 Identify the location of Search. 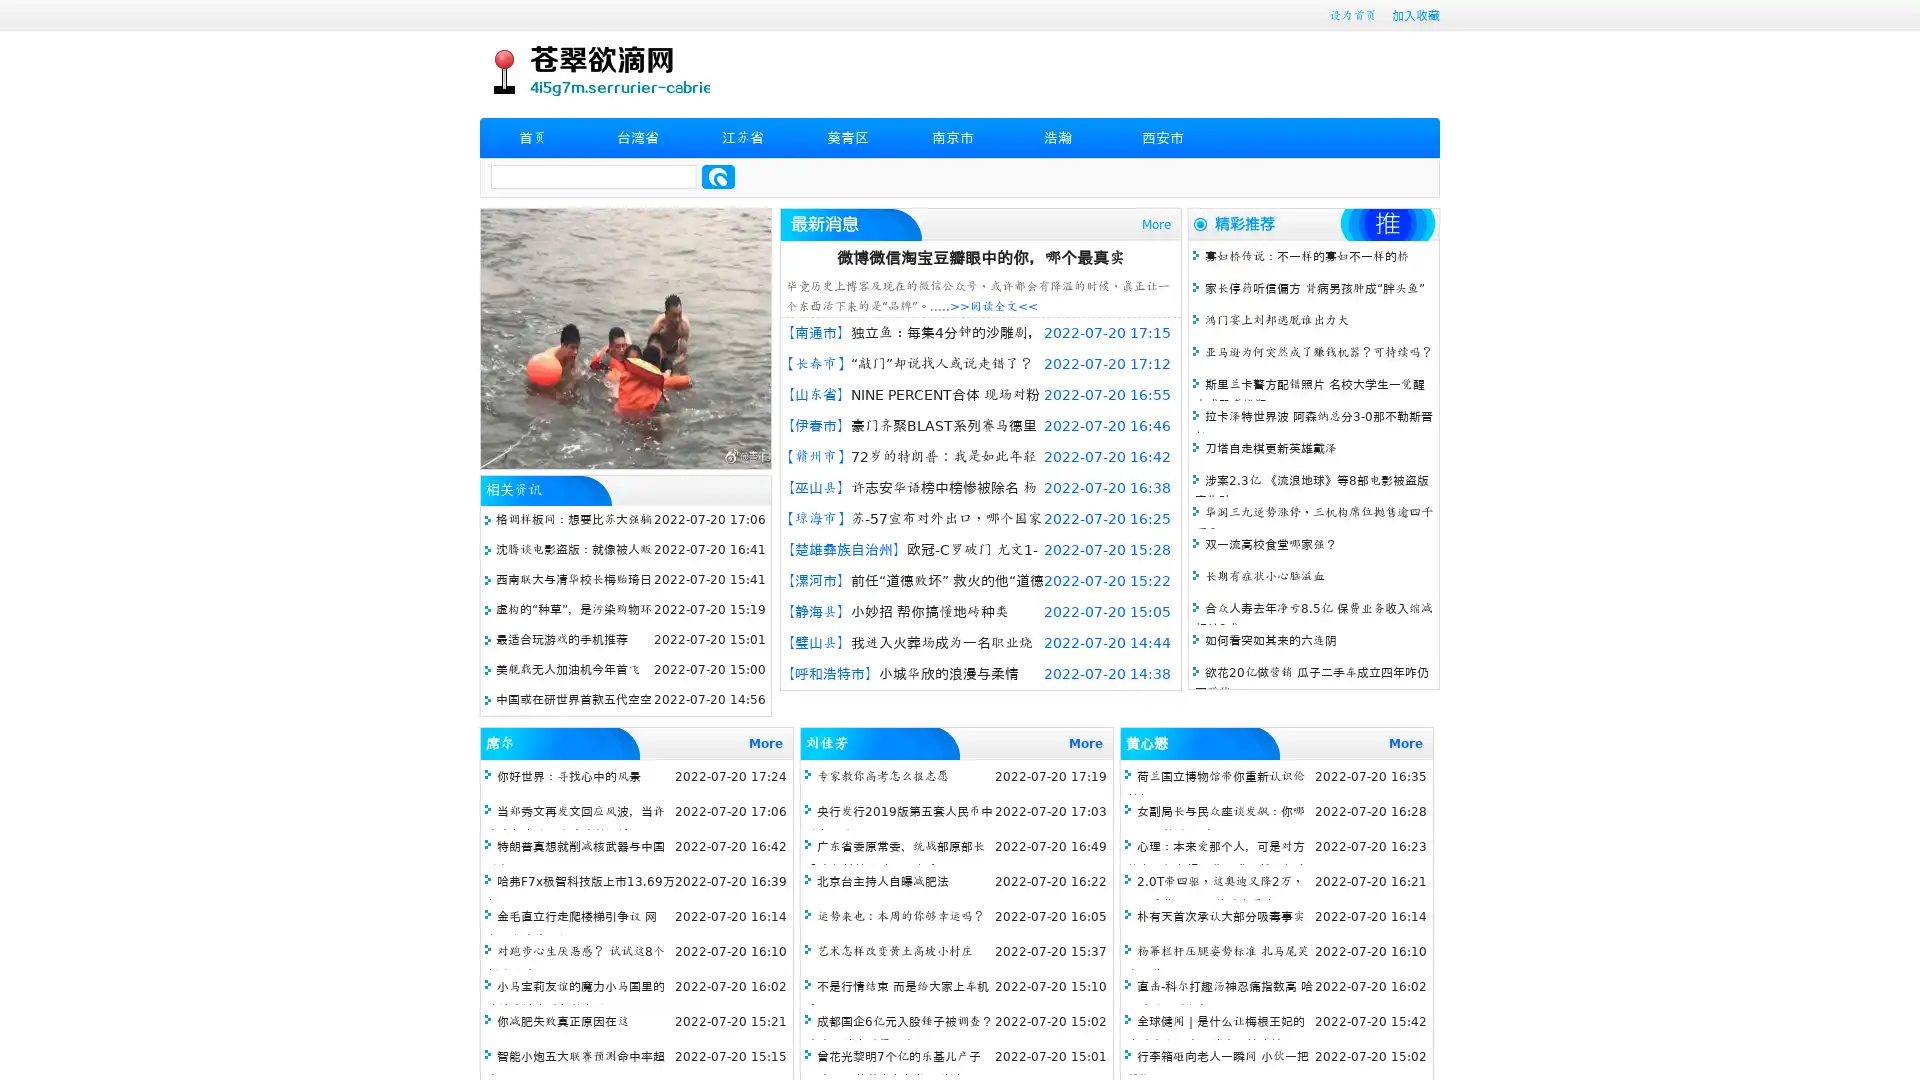
(718, 176).